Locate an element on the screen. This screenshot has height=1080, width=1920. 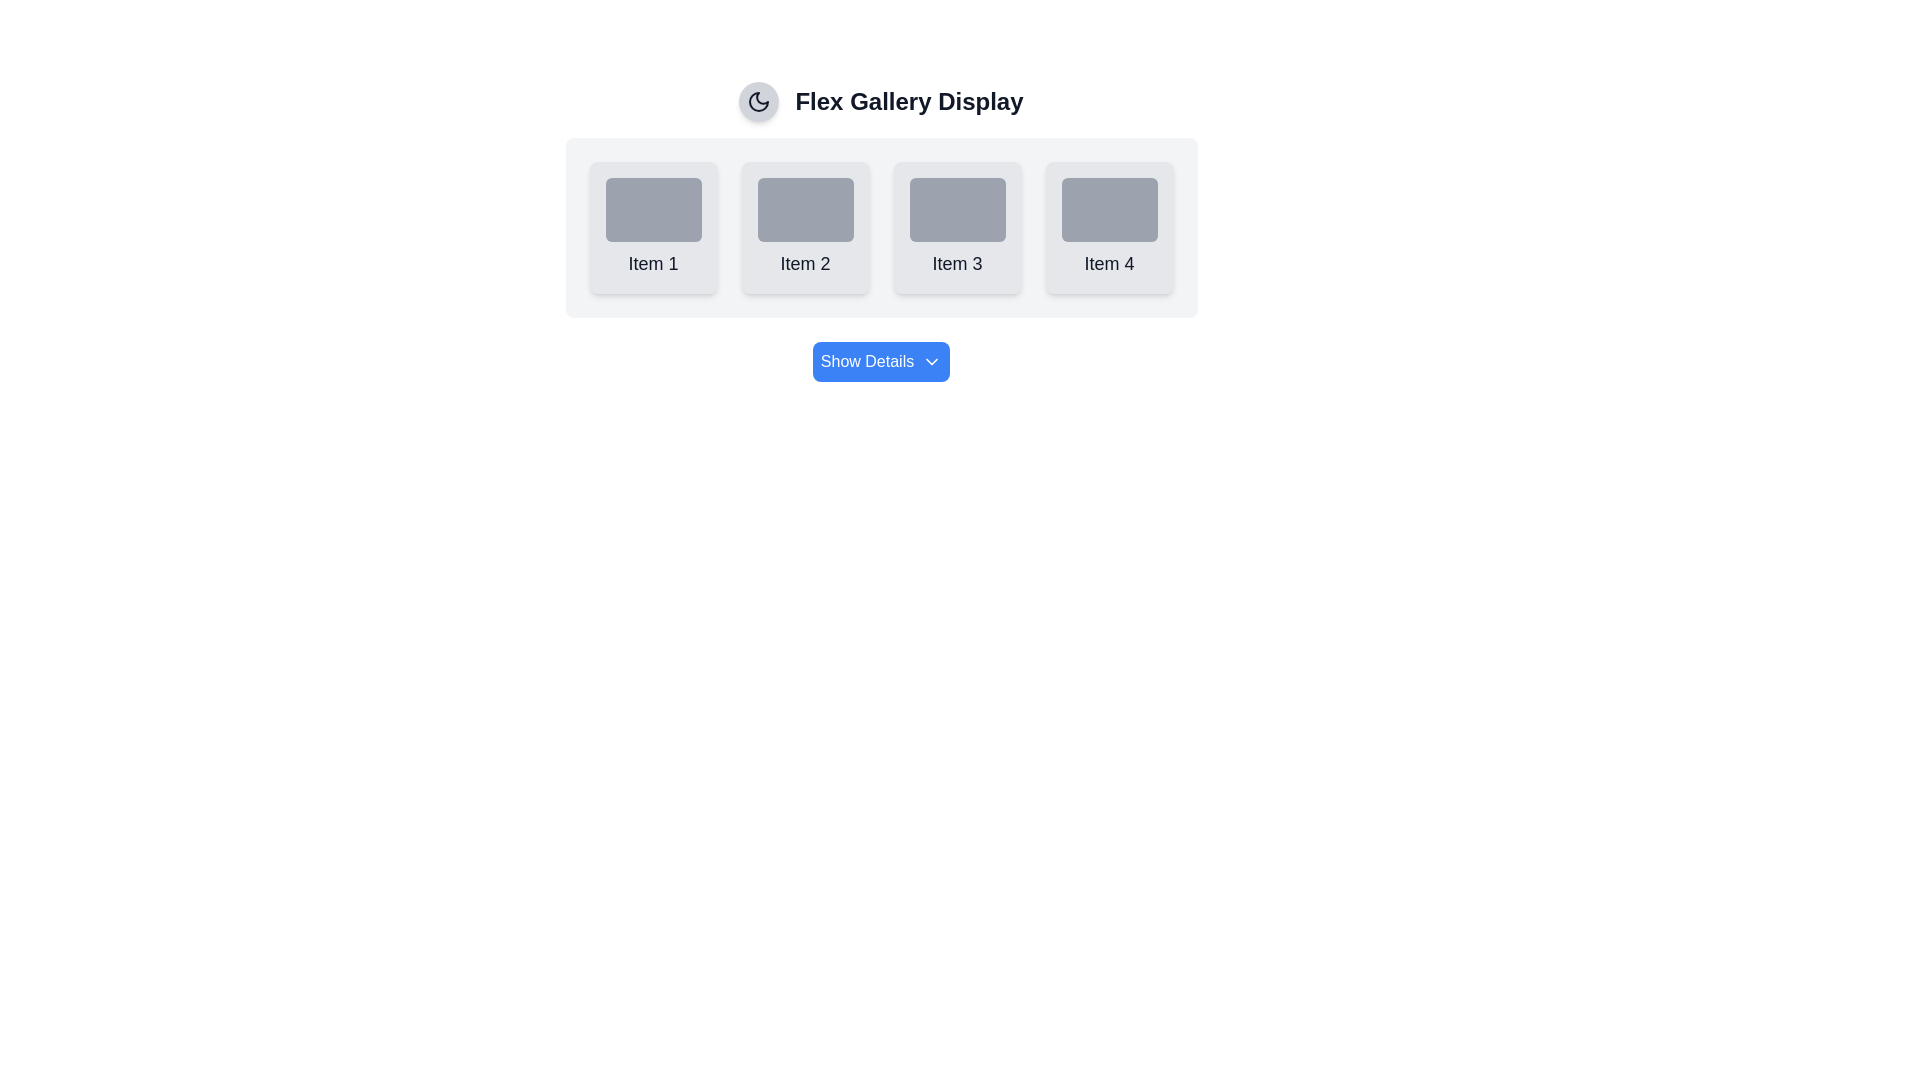
the crescent moon icon located at the top of the interface, adjacent to the 'Flex Gallery Display' title is located at coordinates (758, 101).